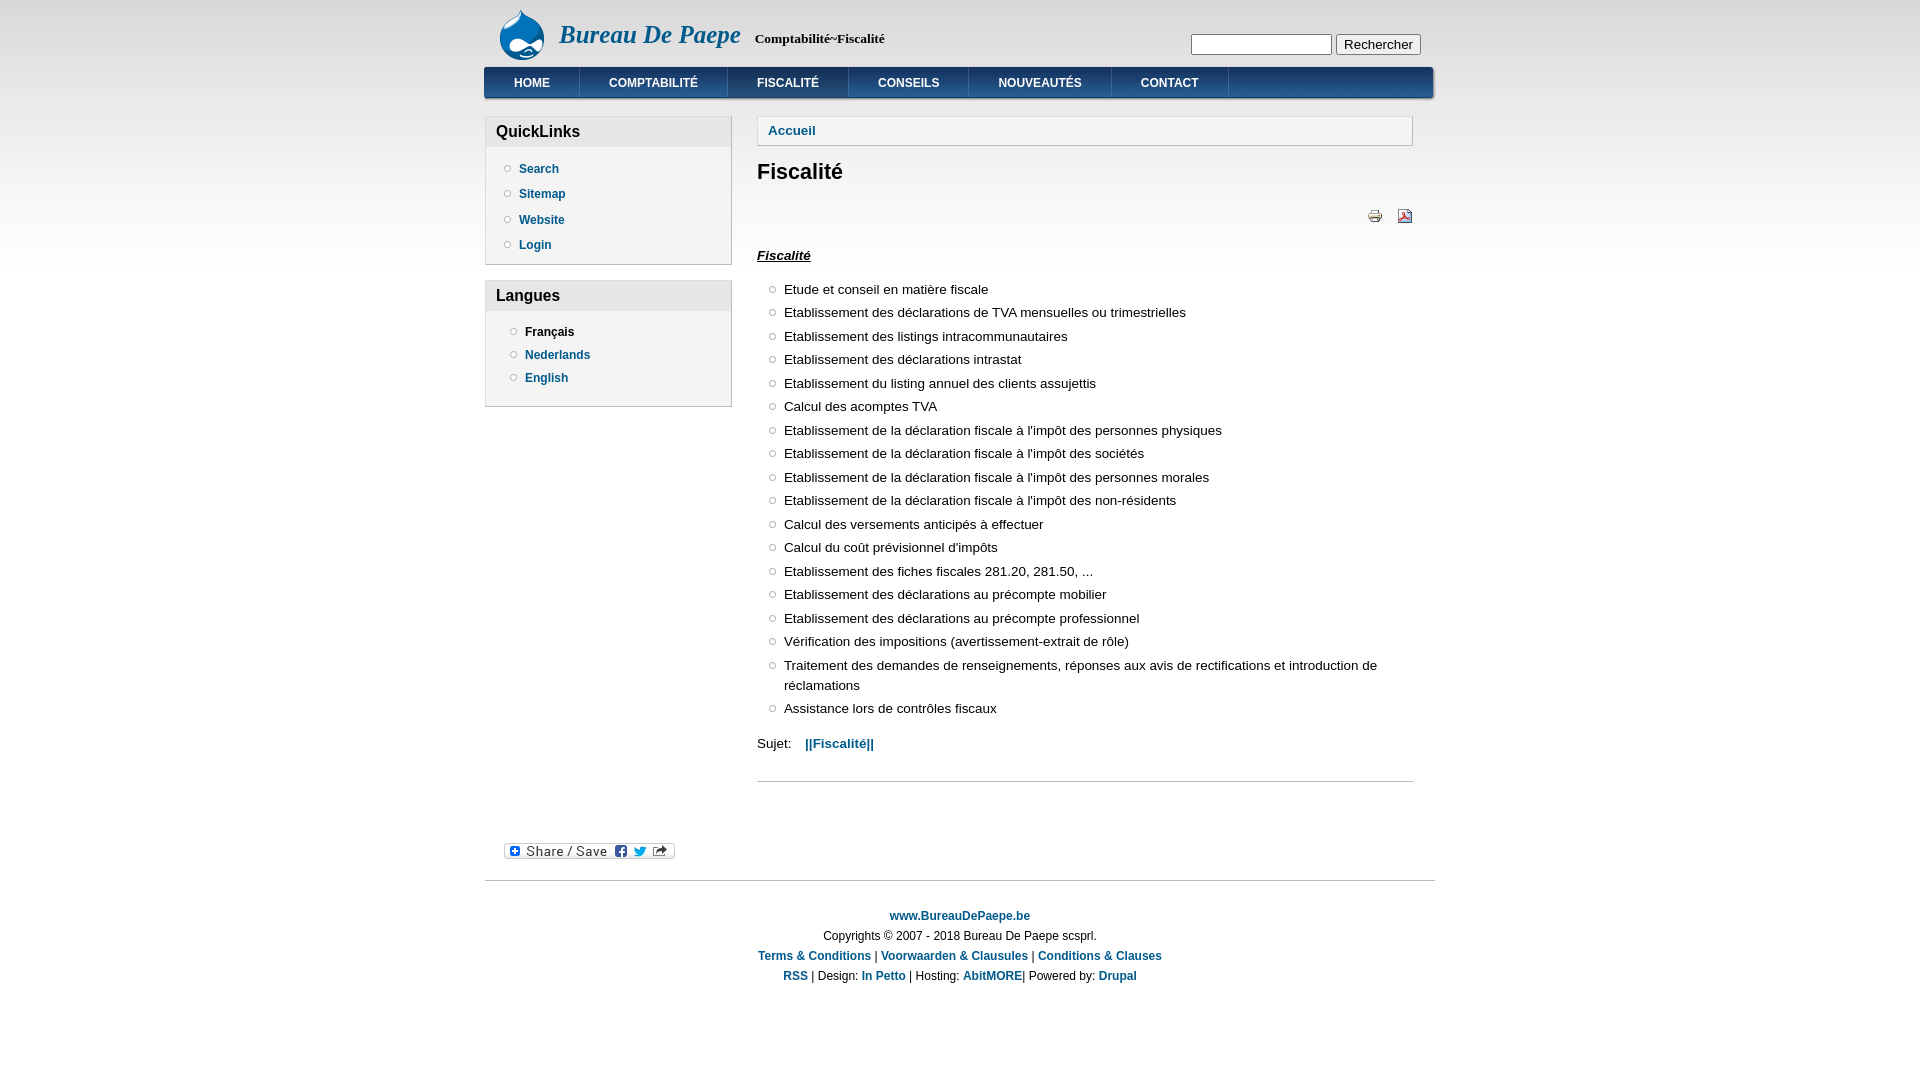 This screenshot has width=1920, height=1080. Describe the element at coordinates (613, 168) in the screenshot. I see `'Search'` at that location.